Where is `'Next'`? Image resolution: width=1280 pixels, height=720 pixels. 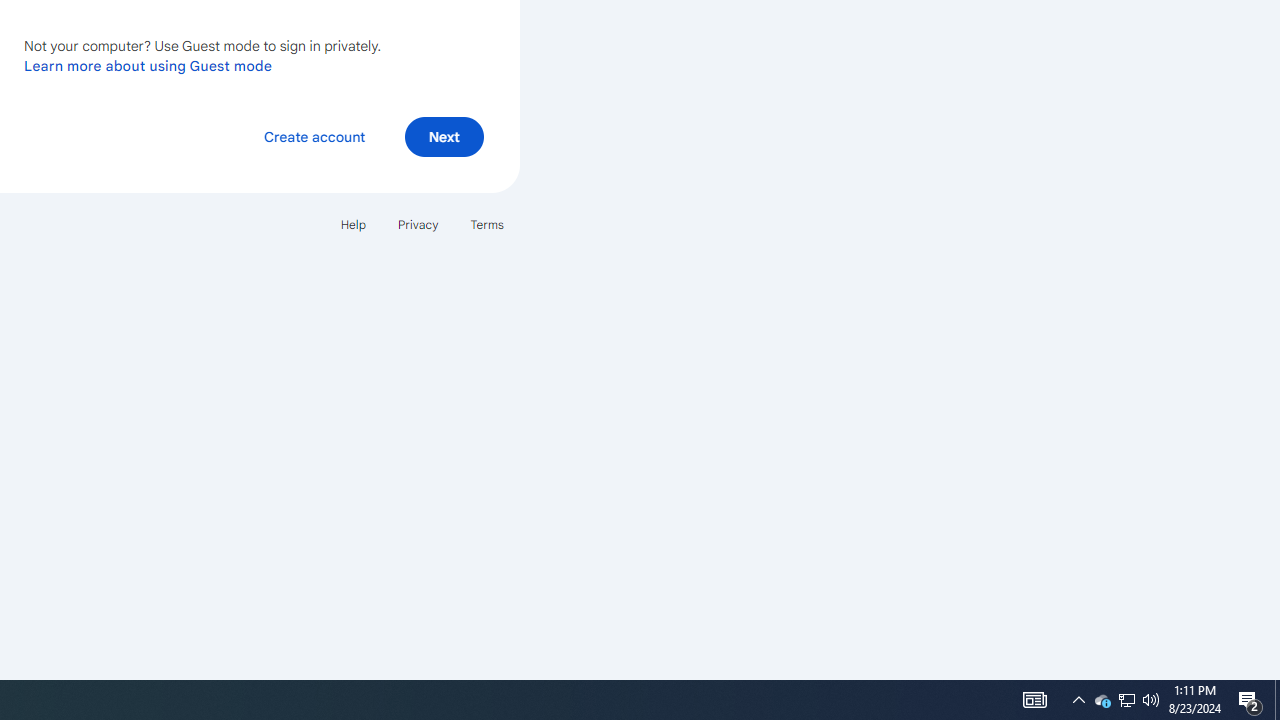
'Next' is located at coordinates (443, 135).